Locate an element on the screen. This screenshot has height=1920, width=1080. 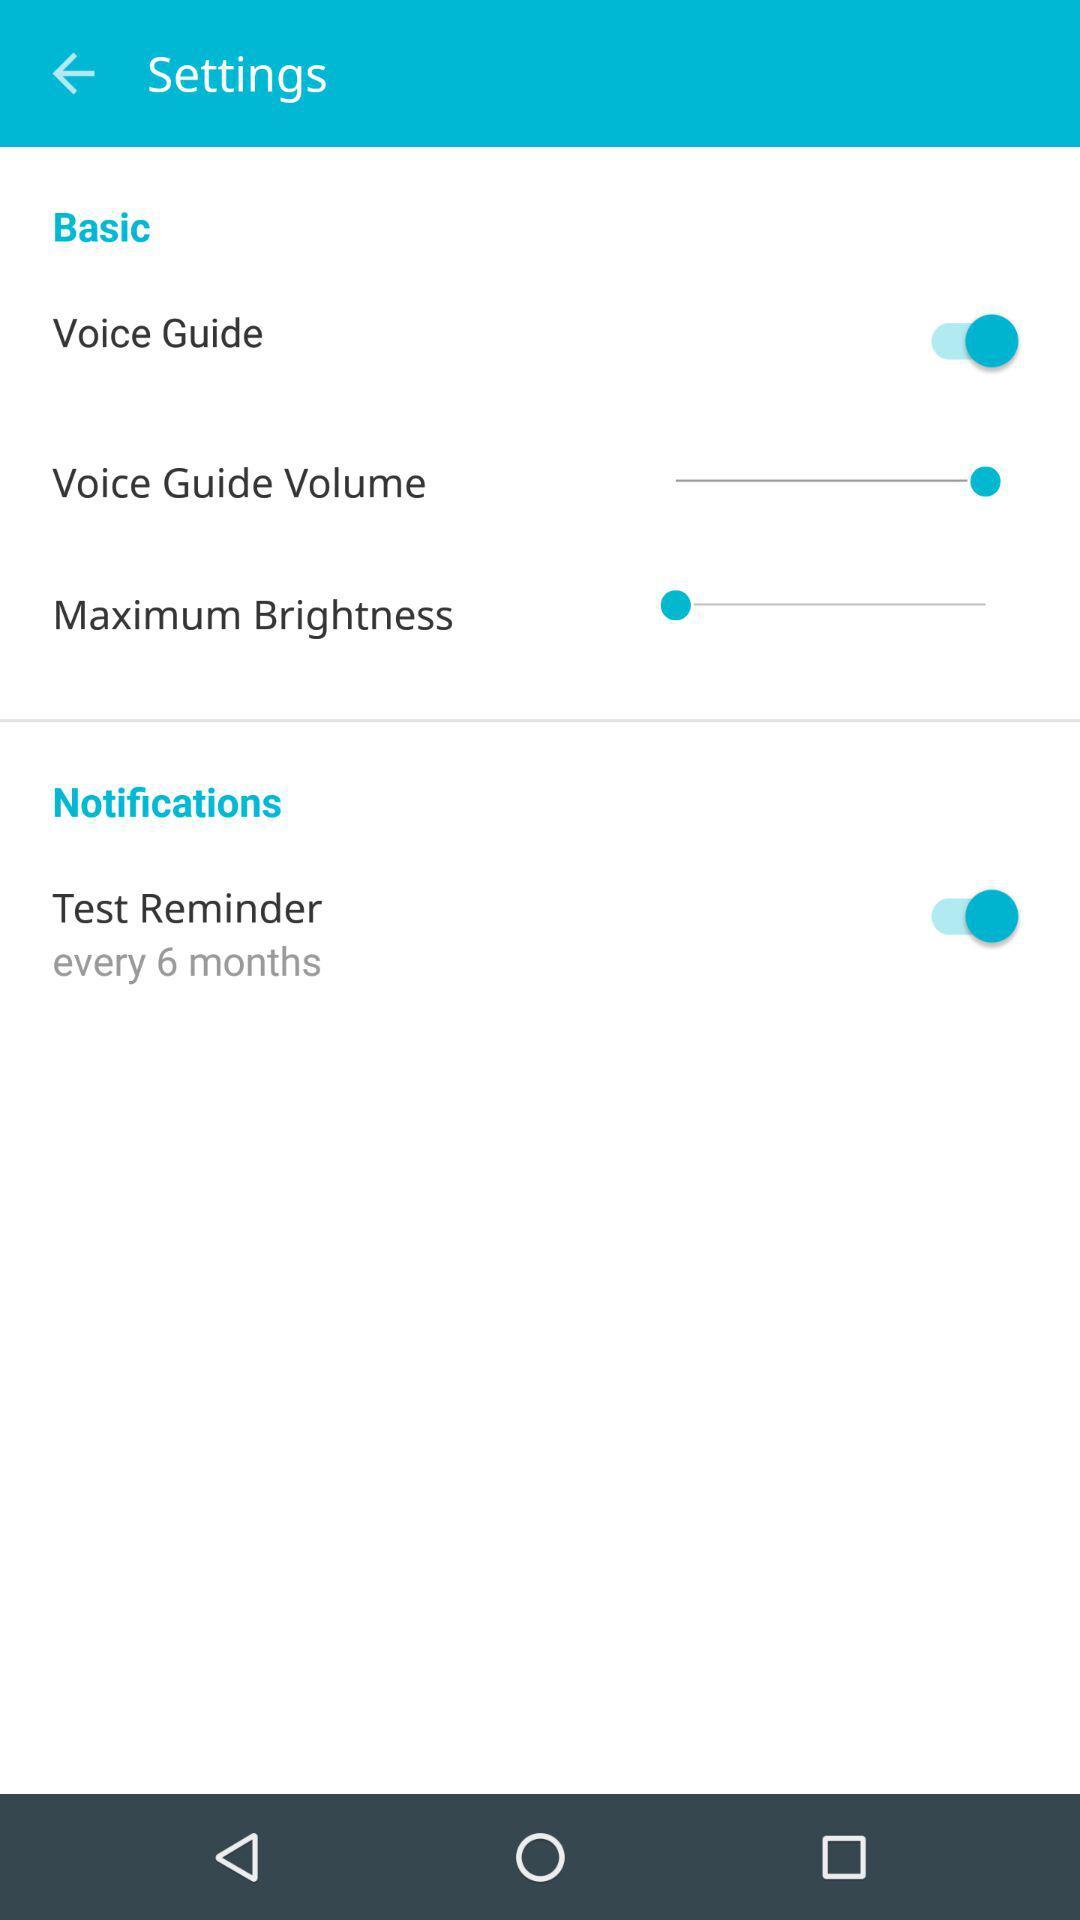
item next to settings item is located at coordinates (72, 73).